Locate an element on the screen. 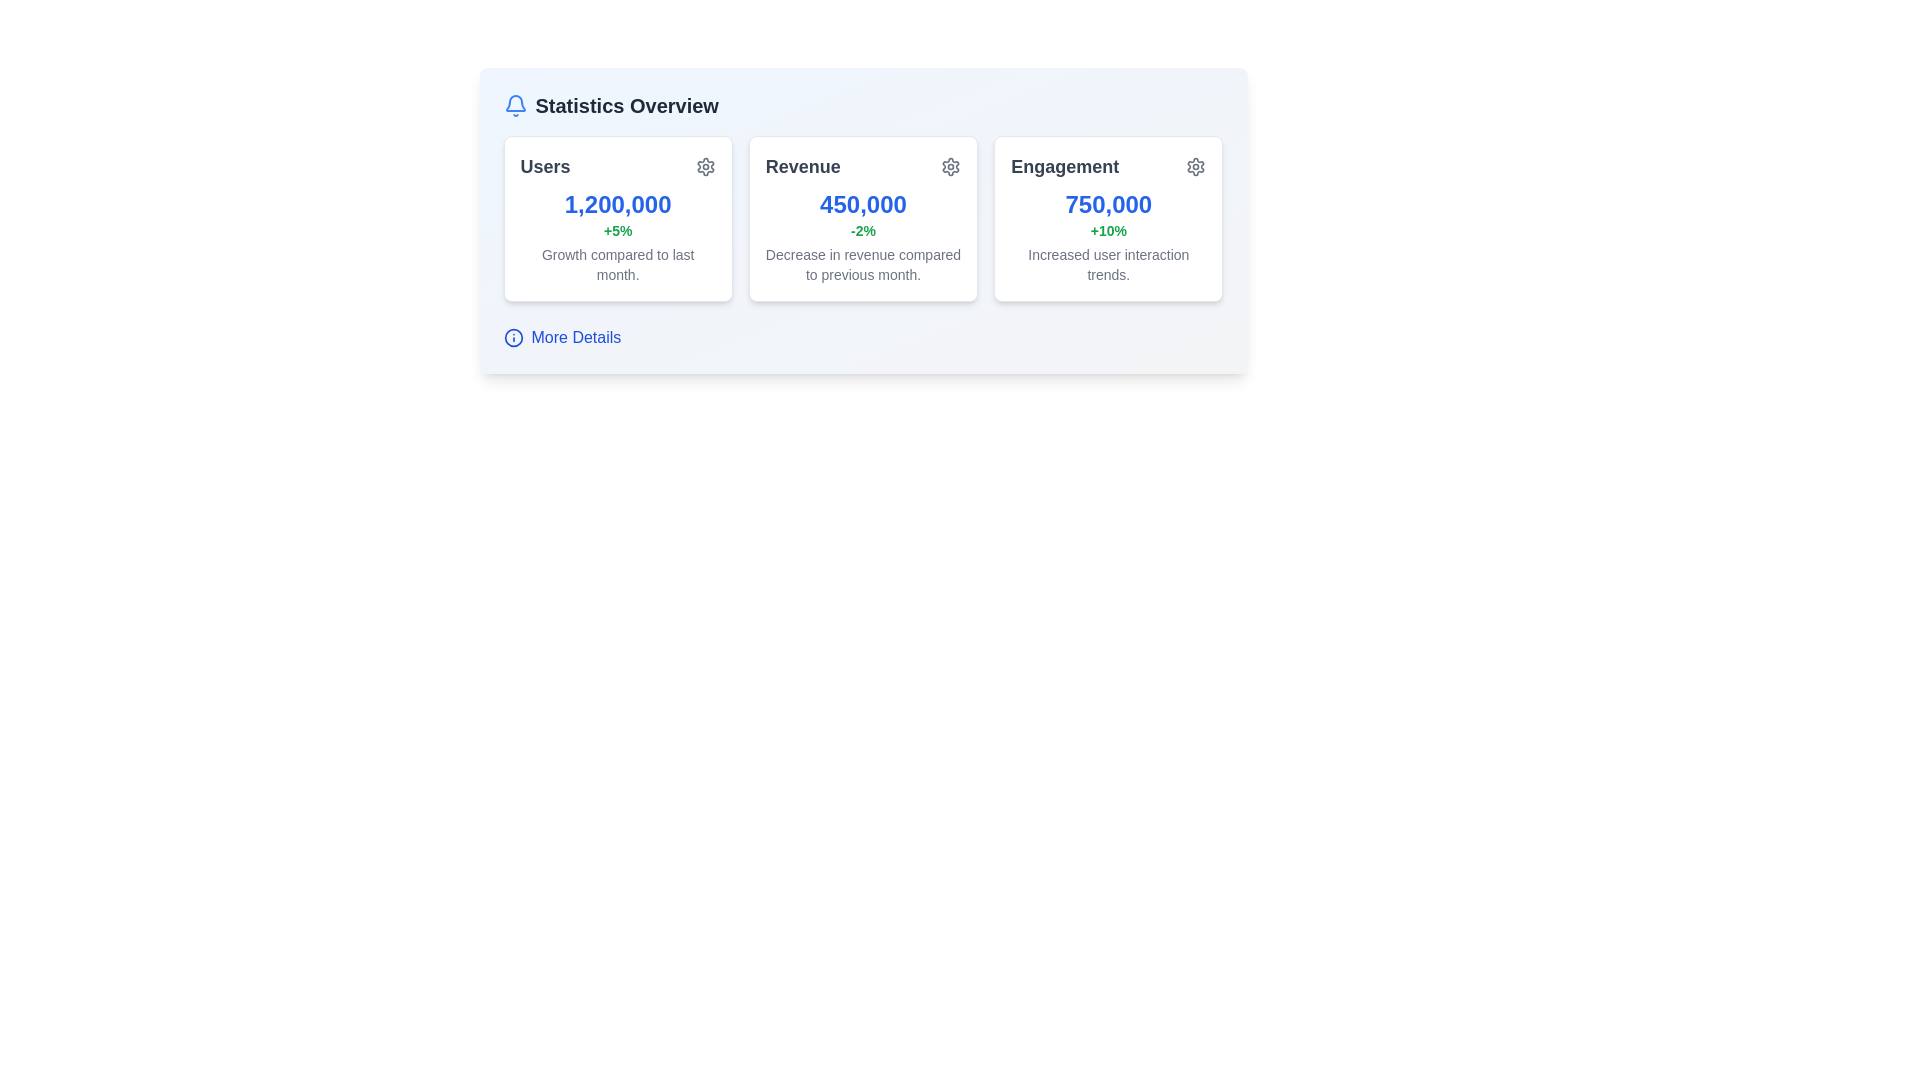 The width and height of the screenshot is (1920, 1080). 'Engagement' label located at the top section of the card widget, which is the third card in a horizontal sequence, displaying bold dark gray text is located at coordinates (1107, 165).